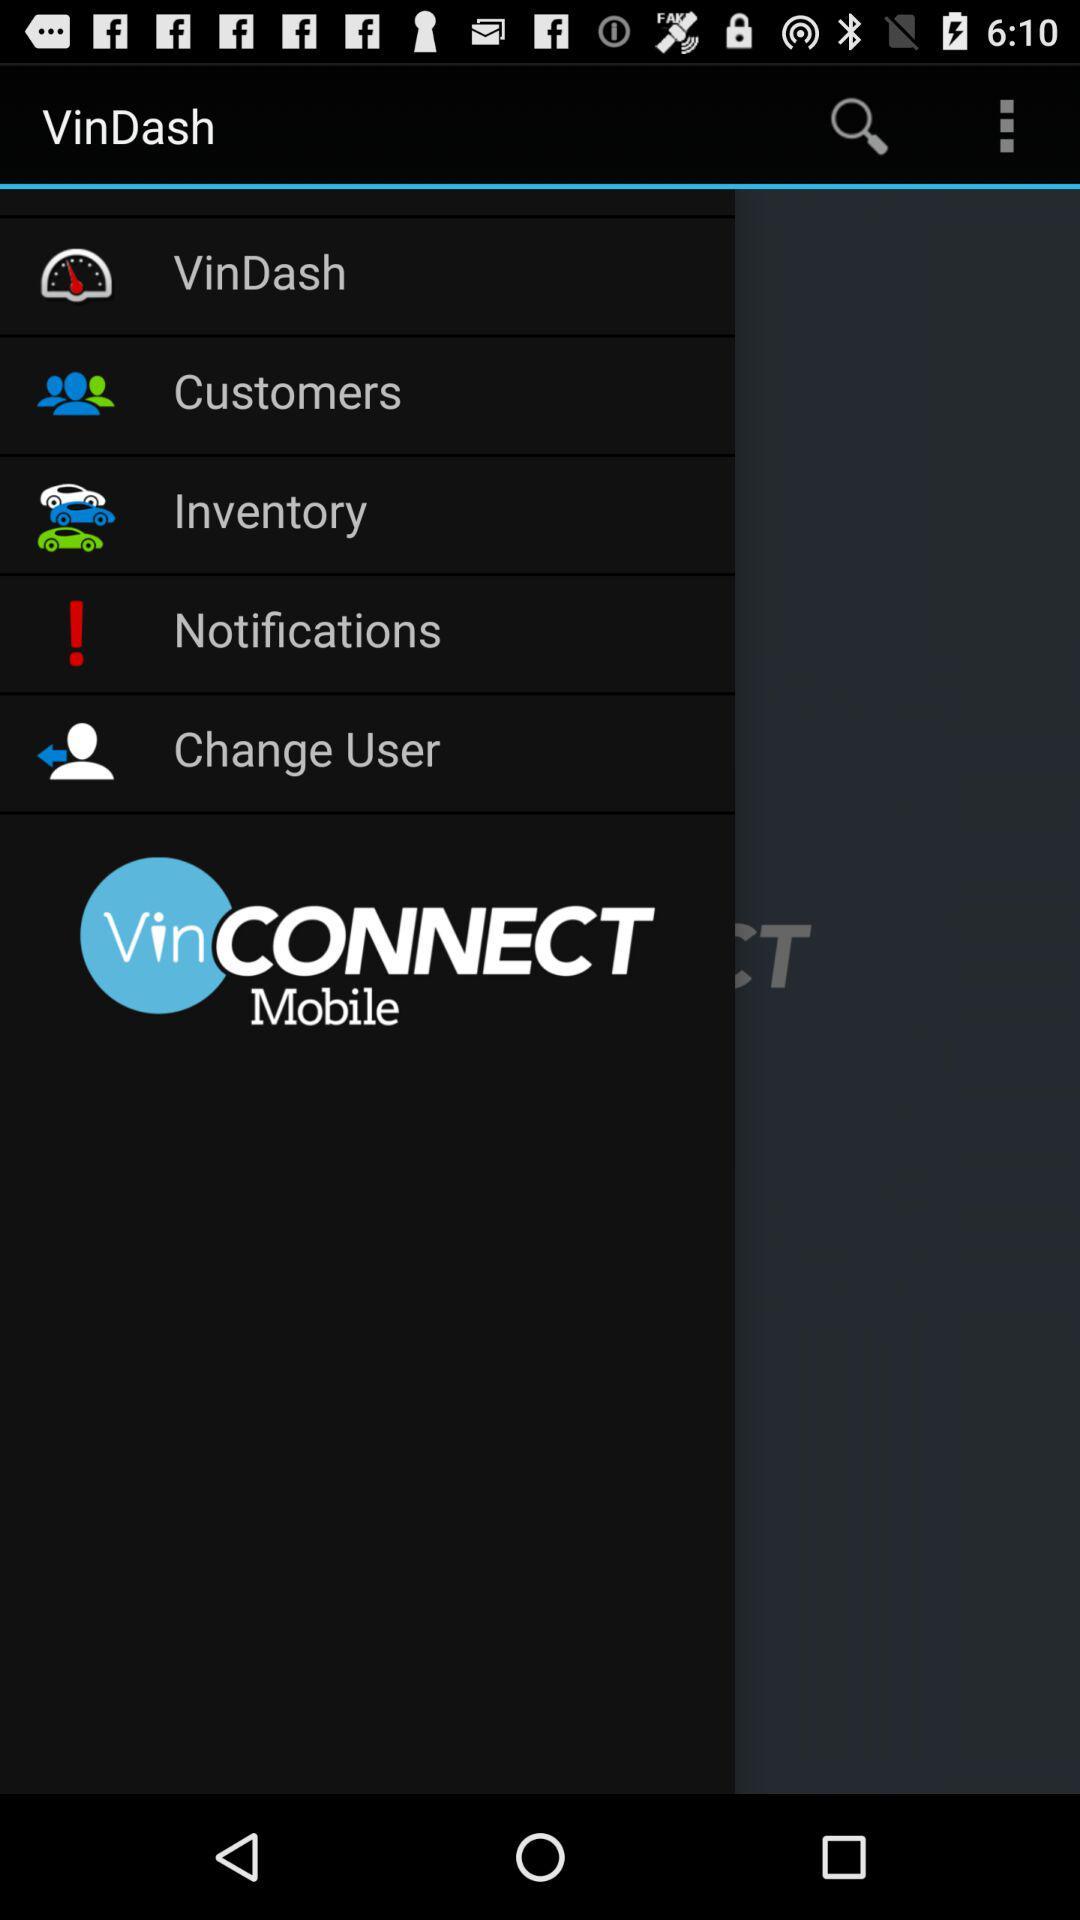  I want to click on item above the notifications app, so click(442, 514).